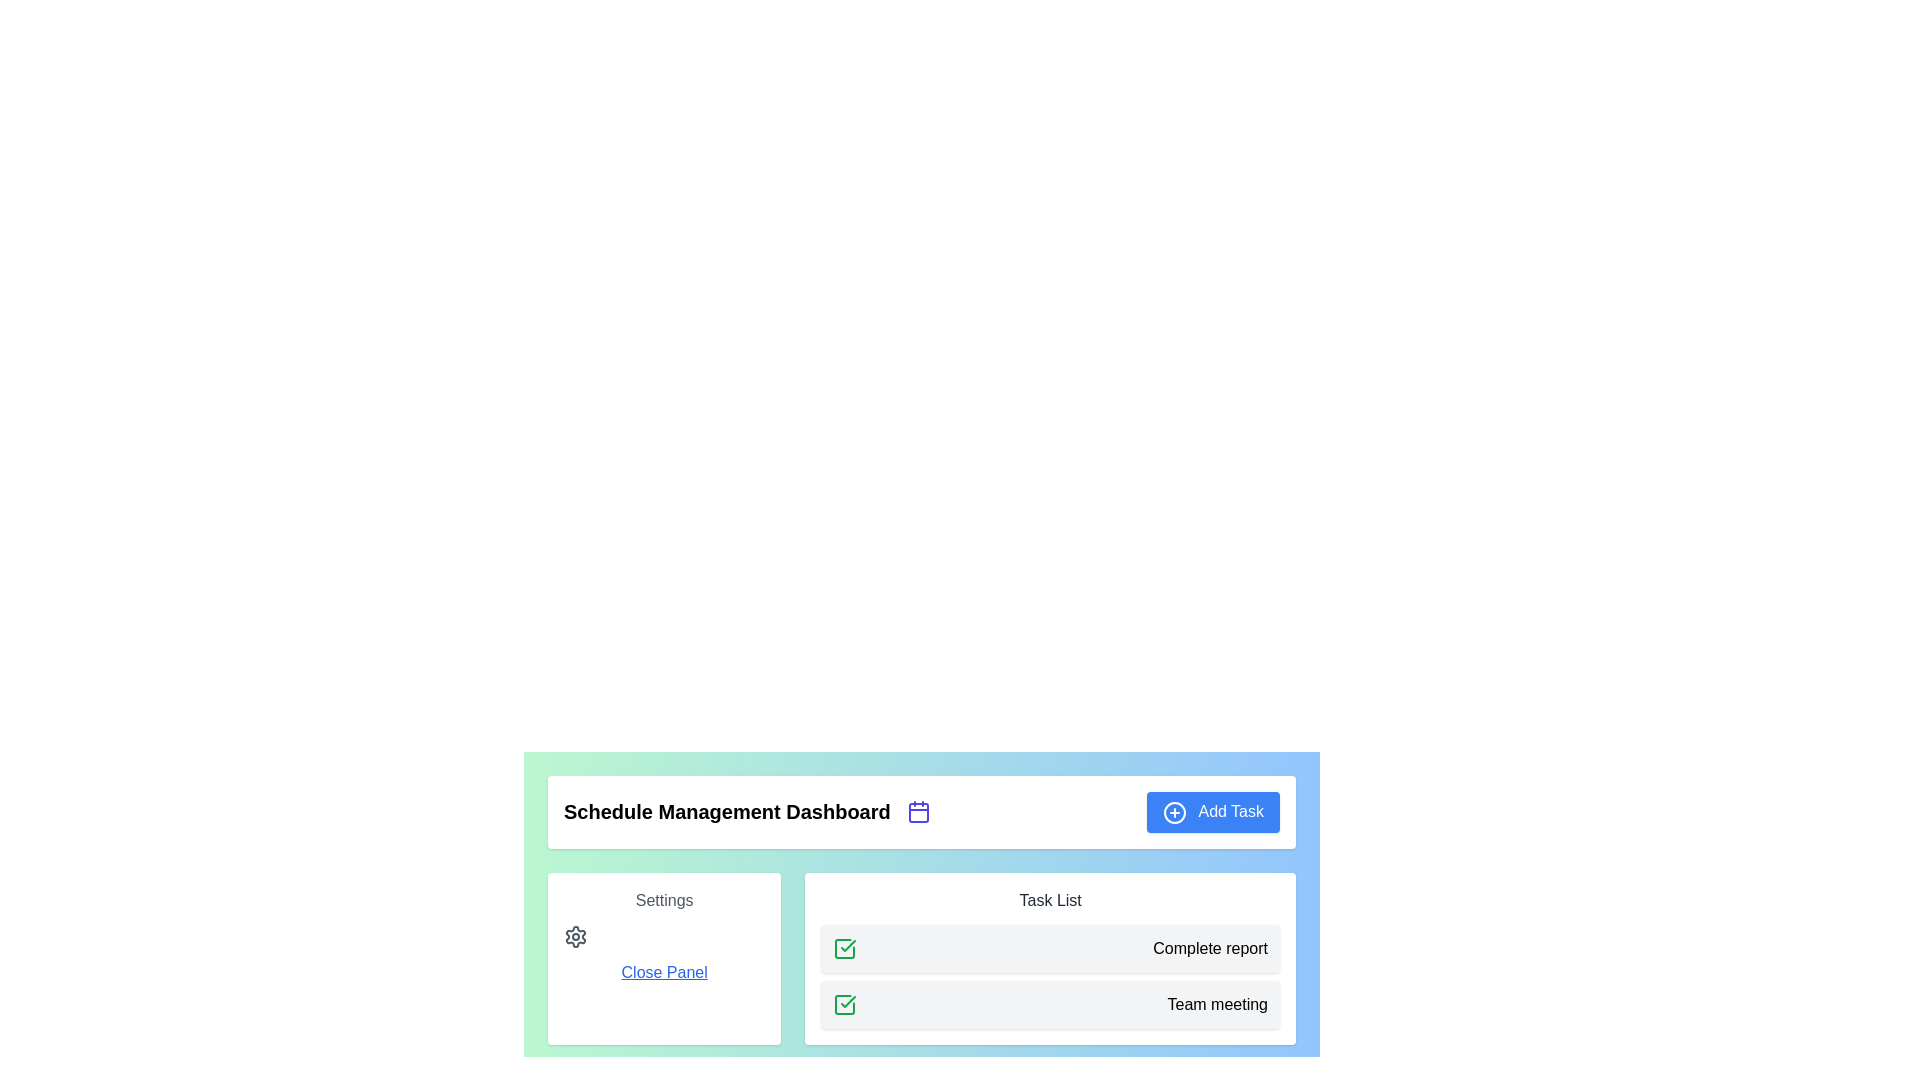 The image size is (1920, 1080). What do you see at coordinates (664, 957) in the screenshot?
I see `the text field within the settings interface that contains the 'Close Panel' hyperlink, to prepare for any additional interaction` at bounding box center [664, 957].